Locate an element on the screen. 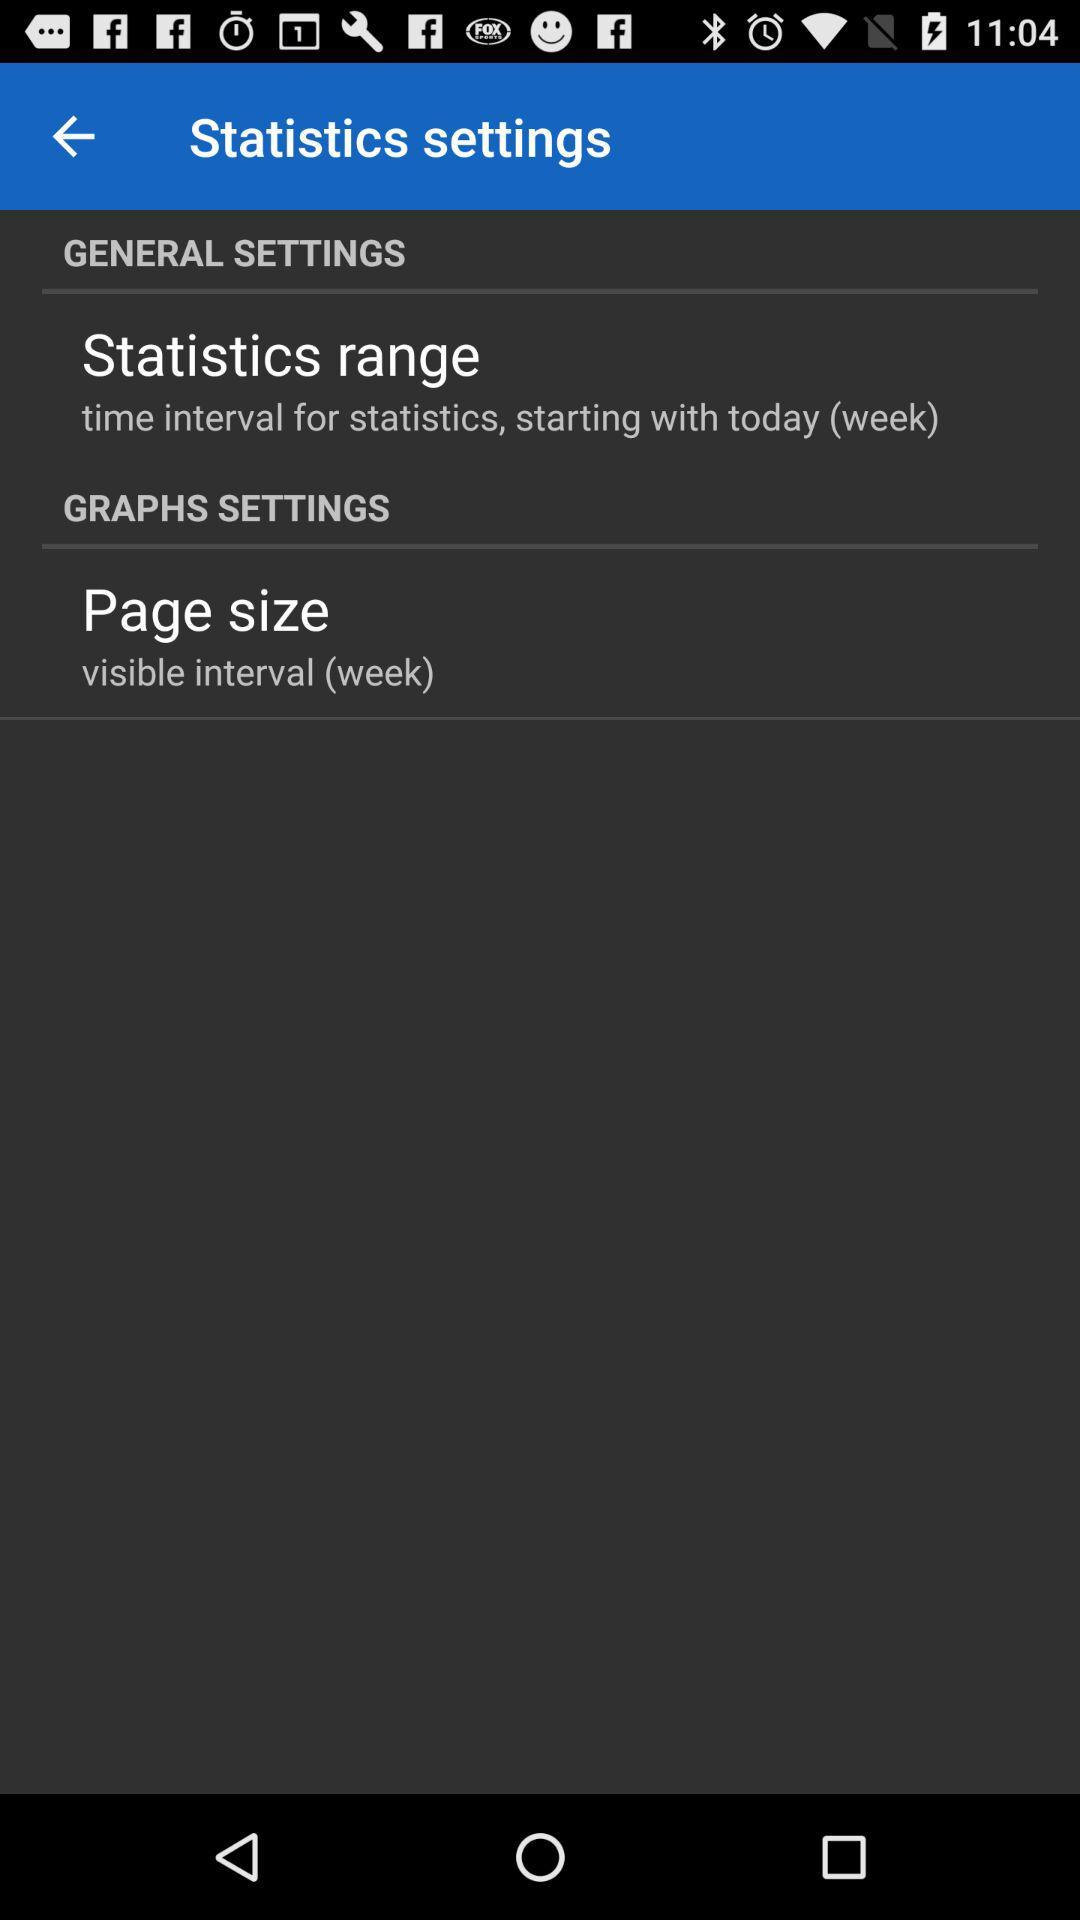  icon next to the statistics settings is located at coordinates (72, 135).